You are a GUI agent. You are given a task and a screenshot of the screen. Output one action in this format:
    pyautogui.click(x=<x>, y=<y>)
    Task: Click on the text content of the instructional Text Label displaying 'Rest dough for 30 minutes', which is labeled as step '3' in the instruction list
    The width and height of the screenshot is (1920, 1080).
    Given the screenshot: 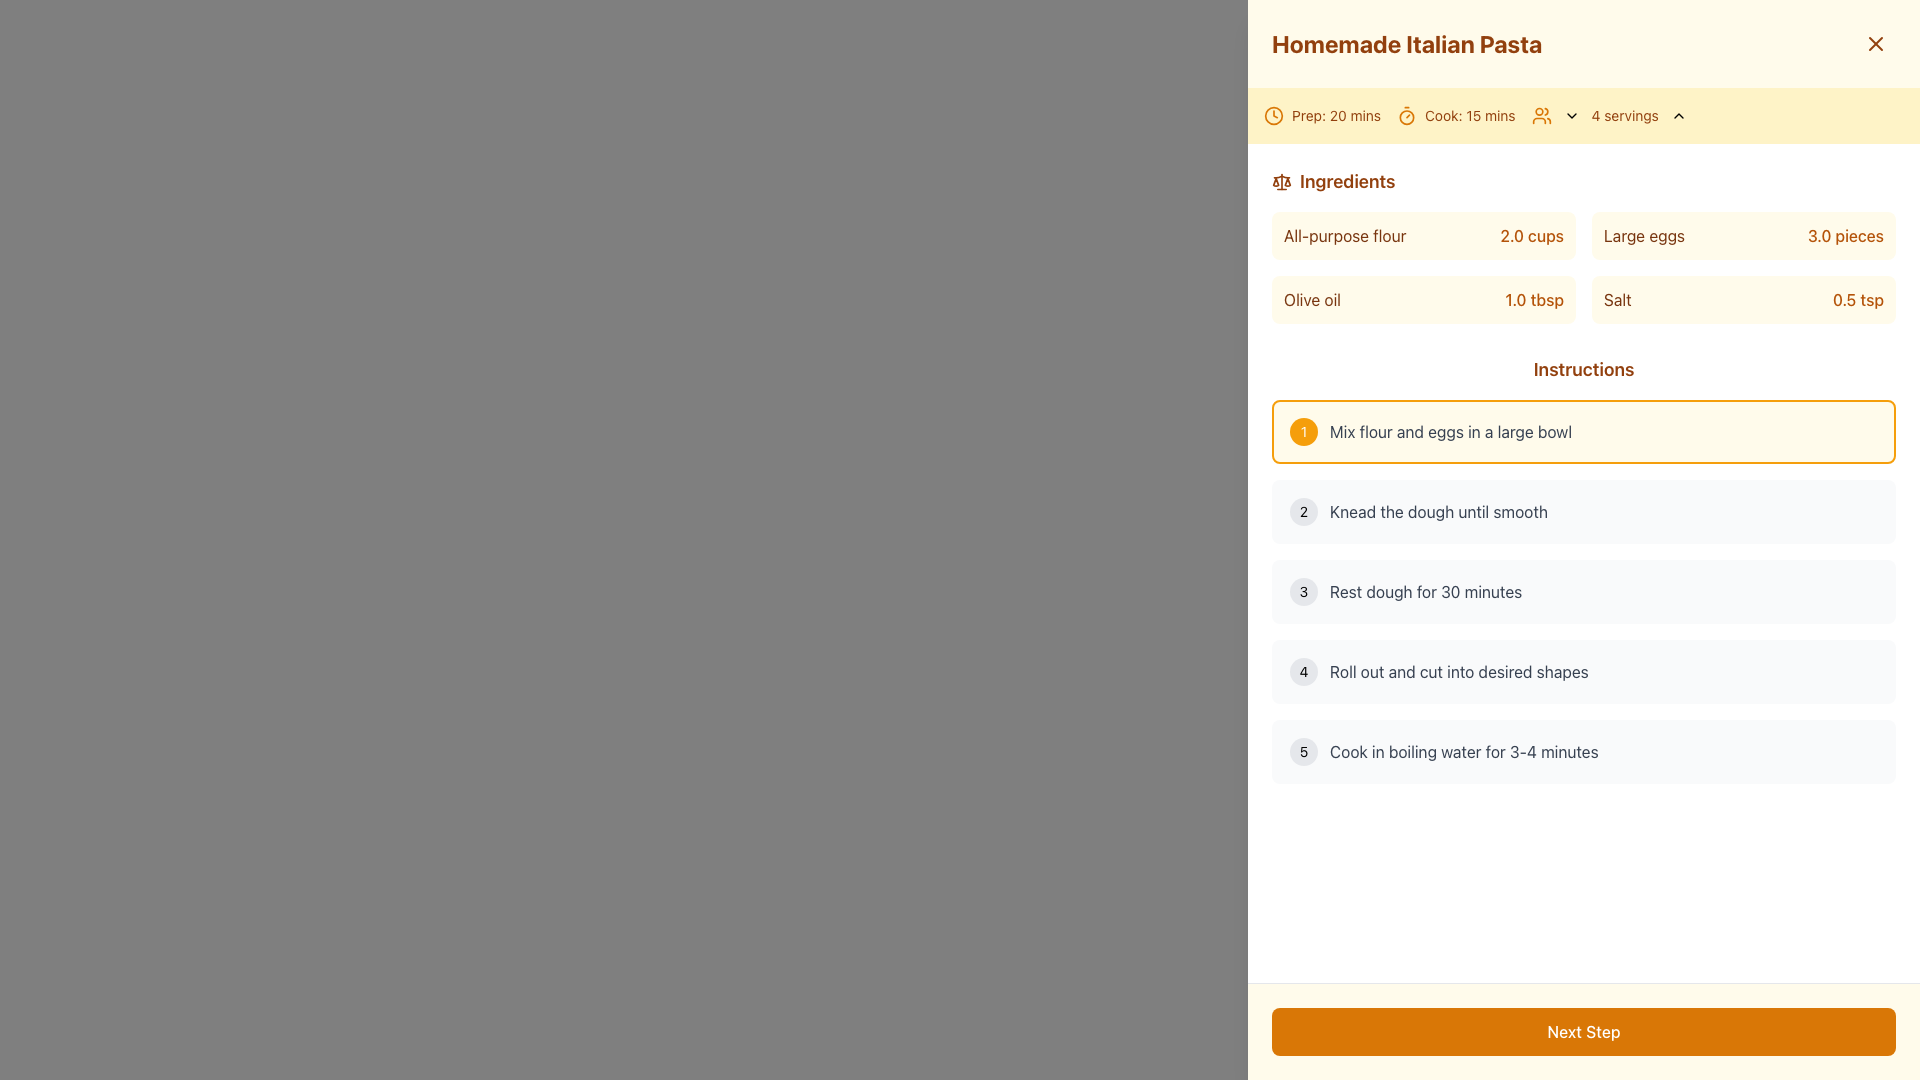 What is the action you would take?
    pyautogui.click(x=1425, y=590)
    